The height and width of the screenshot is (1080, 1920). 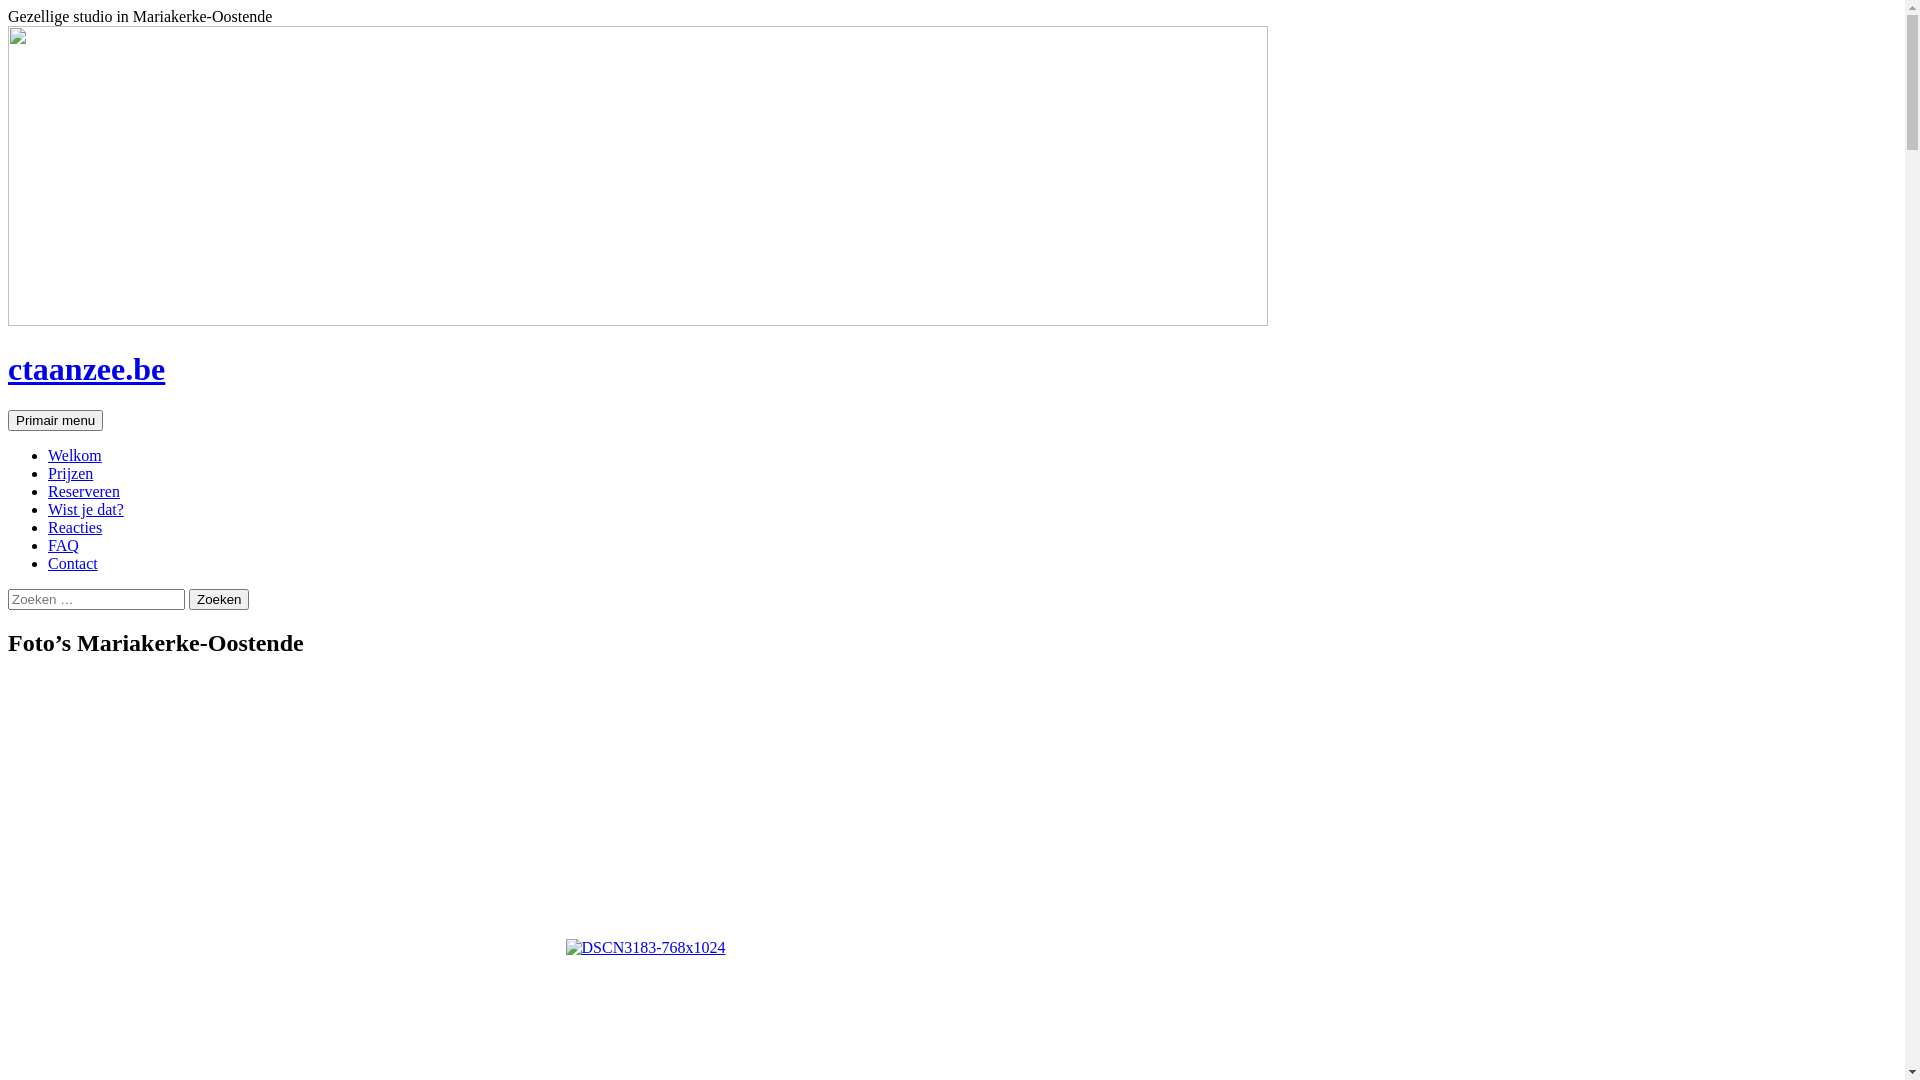 I want to click on 'Reacties', so click(x=75, y=526).